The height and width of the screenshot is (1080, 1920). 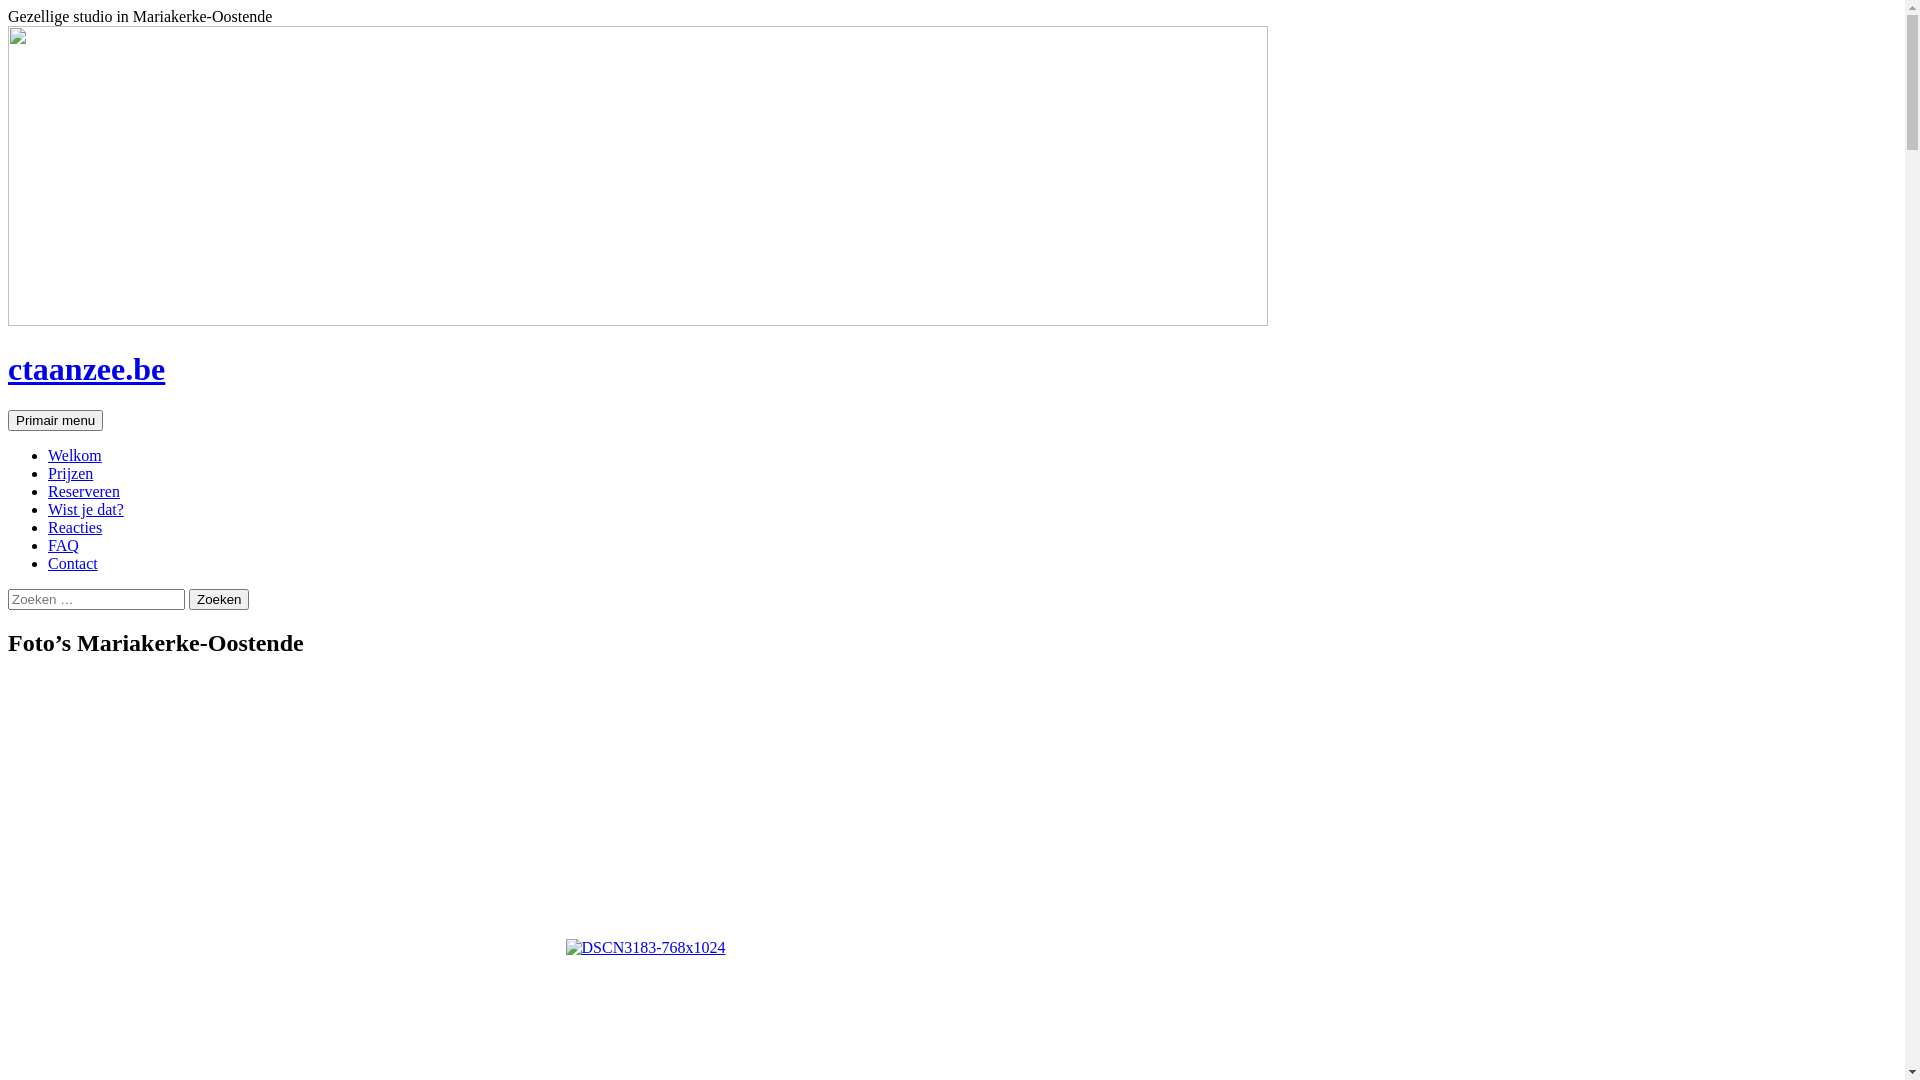 I want to click on 'Reacties', so click(x=75, y=526).